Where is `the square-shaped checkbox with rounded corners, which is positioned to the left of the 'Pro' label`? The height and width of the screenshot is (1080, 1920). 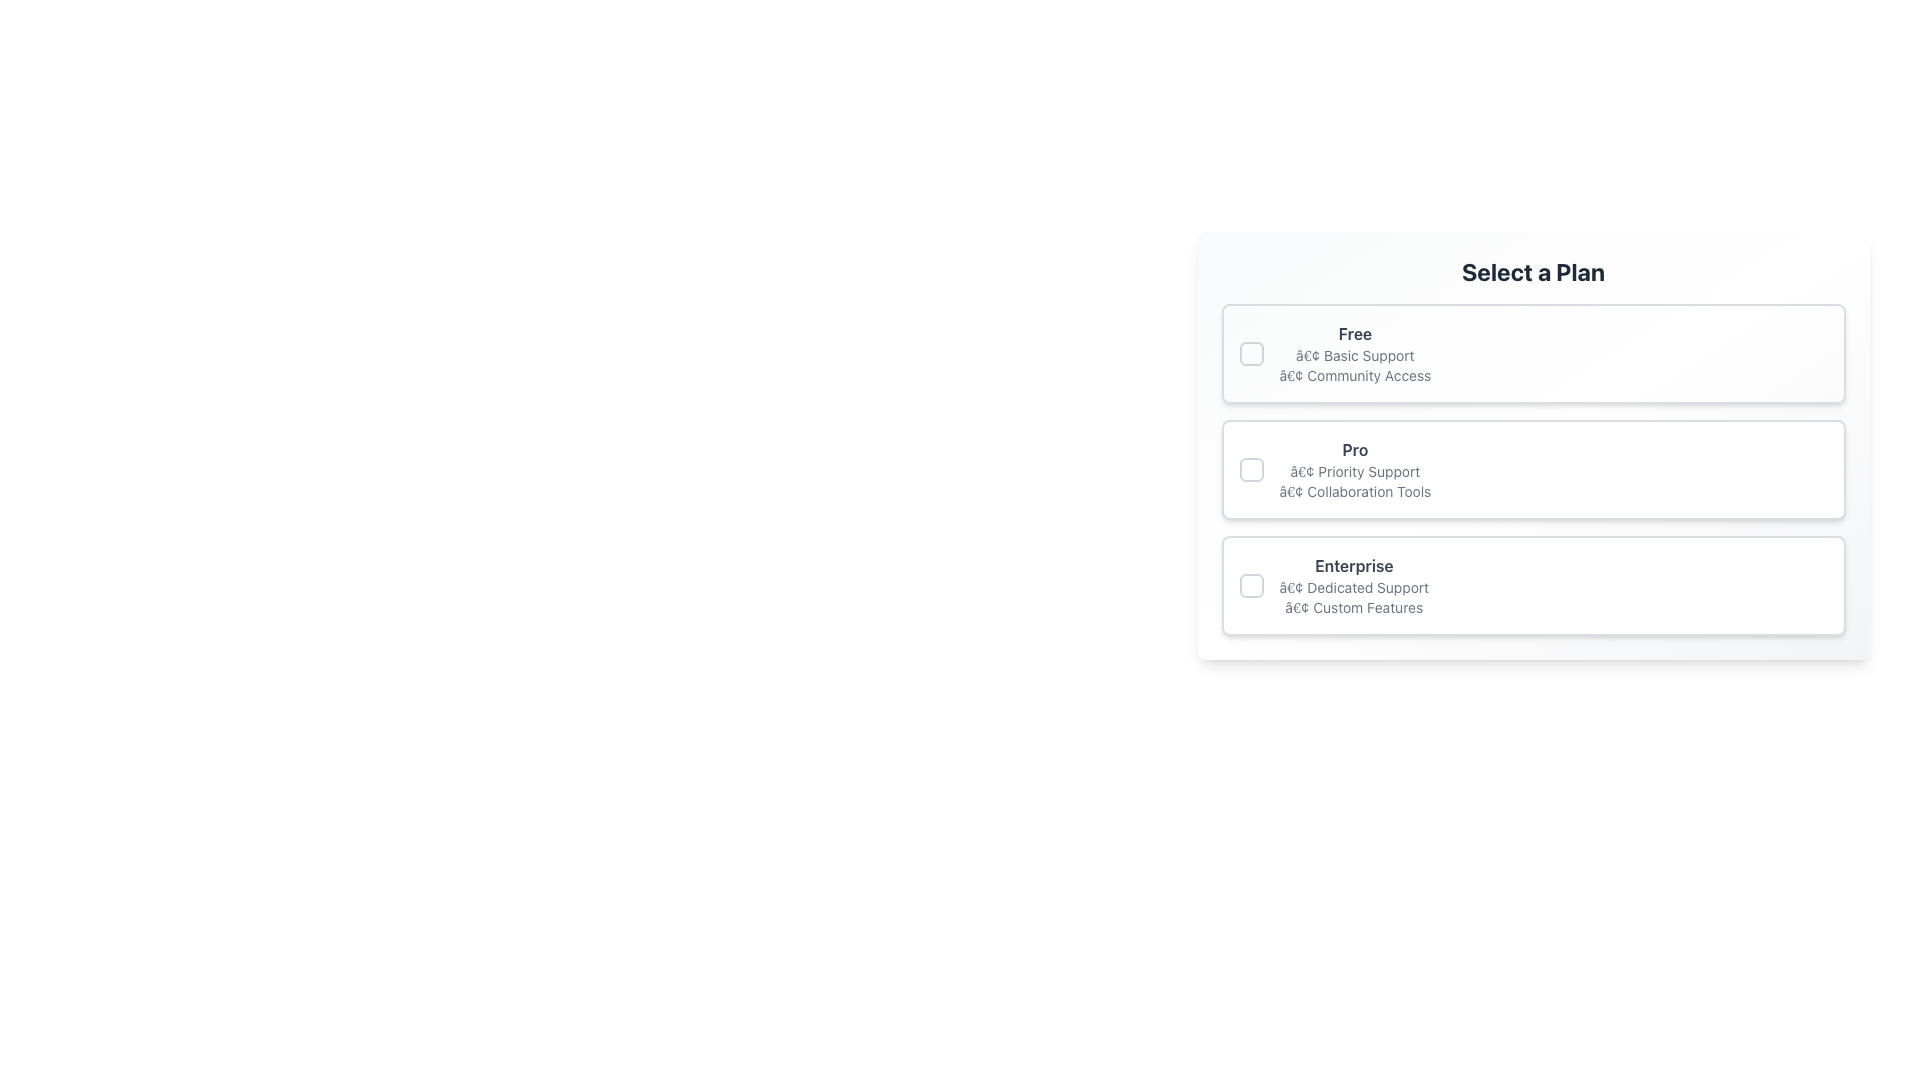
the square-shaped checkbox with rounded corners, which is positioned to the left of the 'Pro' label is located at coordinates (1250, 470).